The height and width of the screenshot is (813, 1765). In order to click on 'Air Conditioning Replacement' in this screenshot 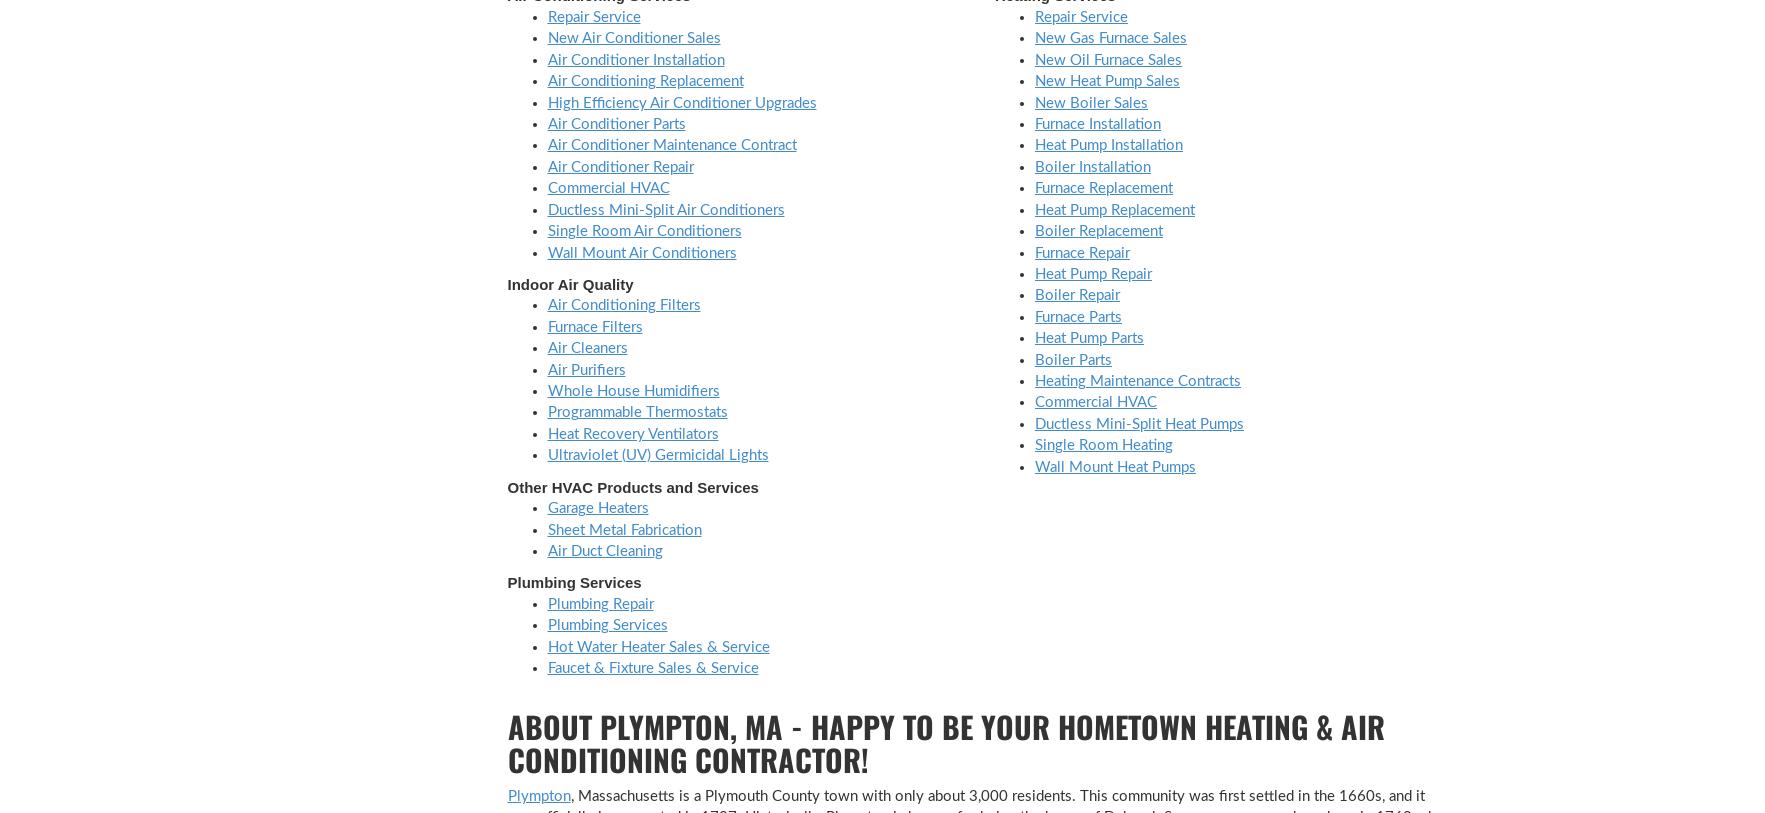, I will do `click(643, 80)`.